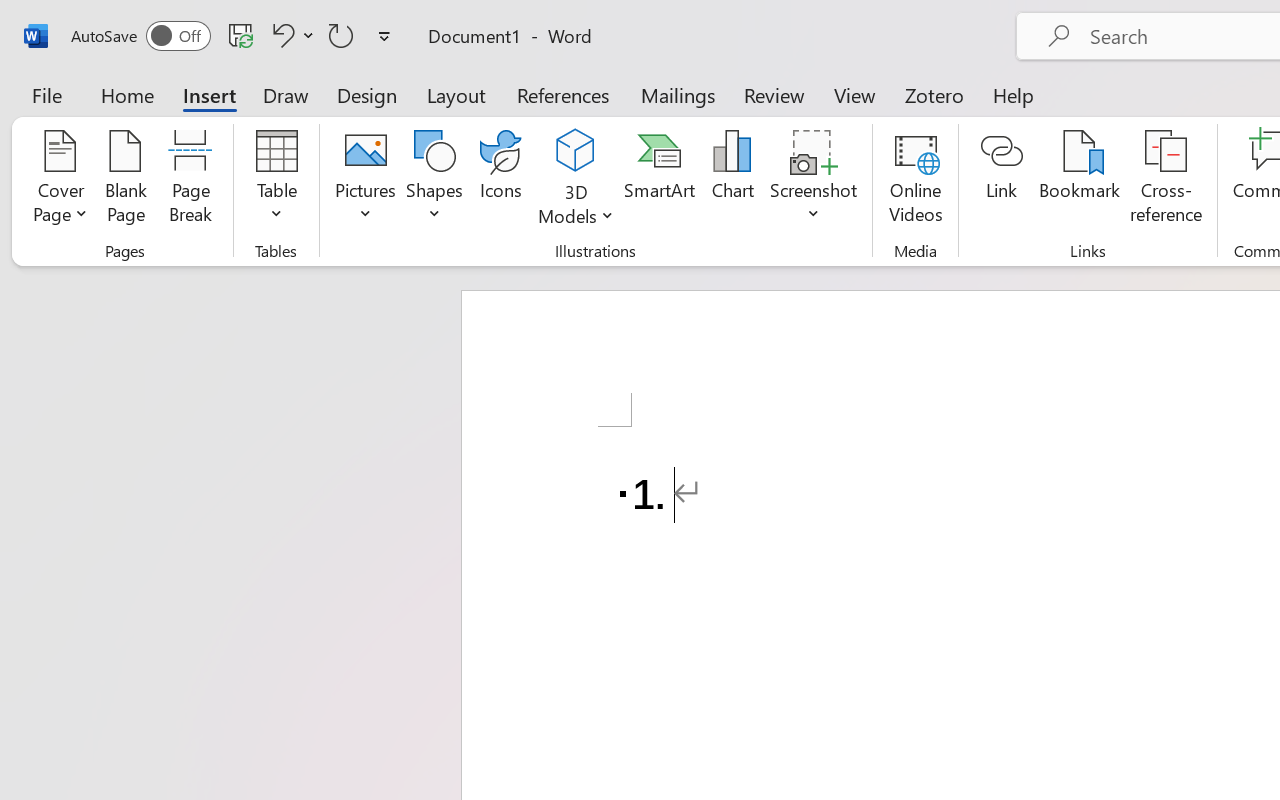 This screenshot has height=800, width=1280. I want to click on 'Shapes', so click(434, 179).